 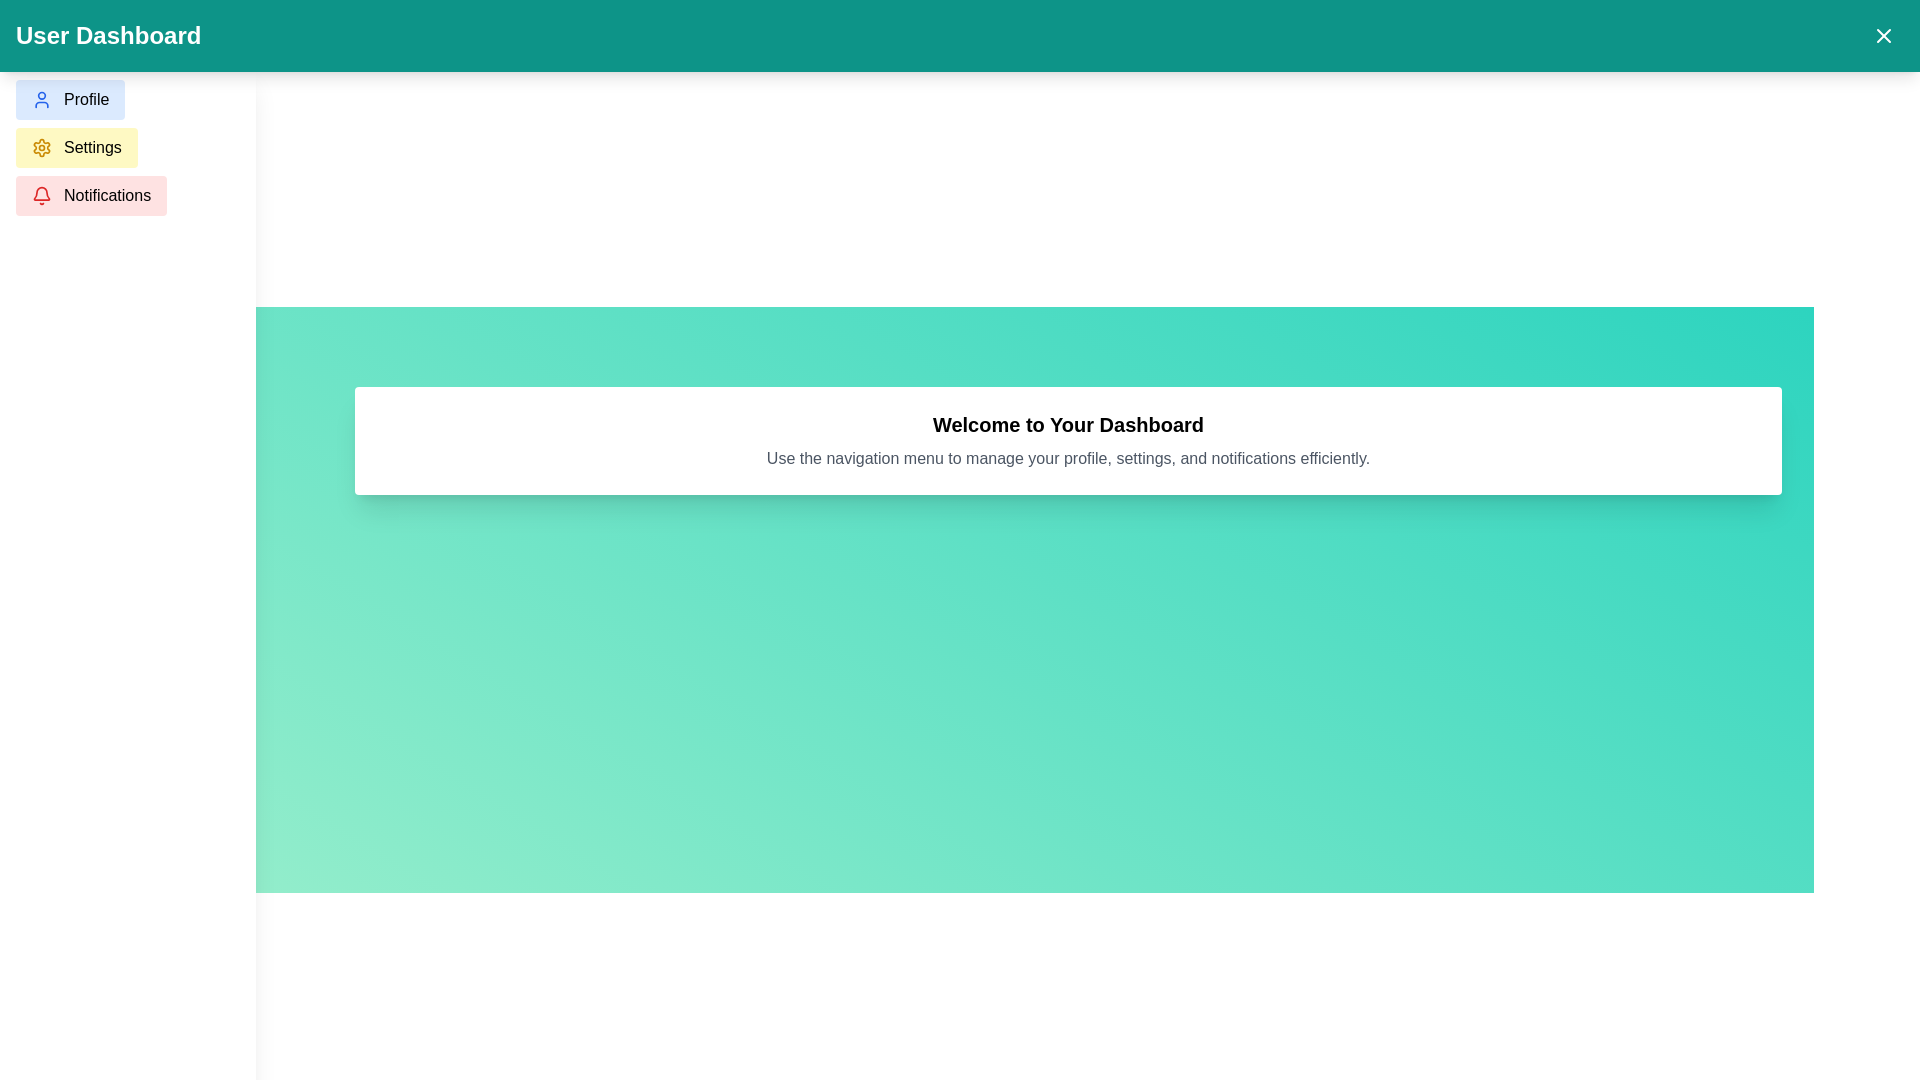 I want to click on the text label that serves as the title of the page or dashboard, located at the top-left corner of the teal-colored navigation bar, so click(x=107, y=35).